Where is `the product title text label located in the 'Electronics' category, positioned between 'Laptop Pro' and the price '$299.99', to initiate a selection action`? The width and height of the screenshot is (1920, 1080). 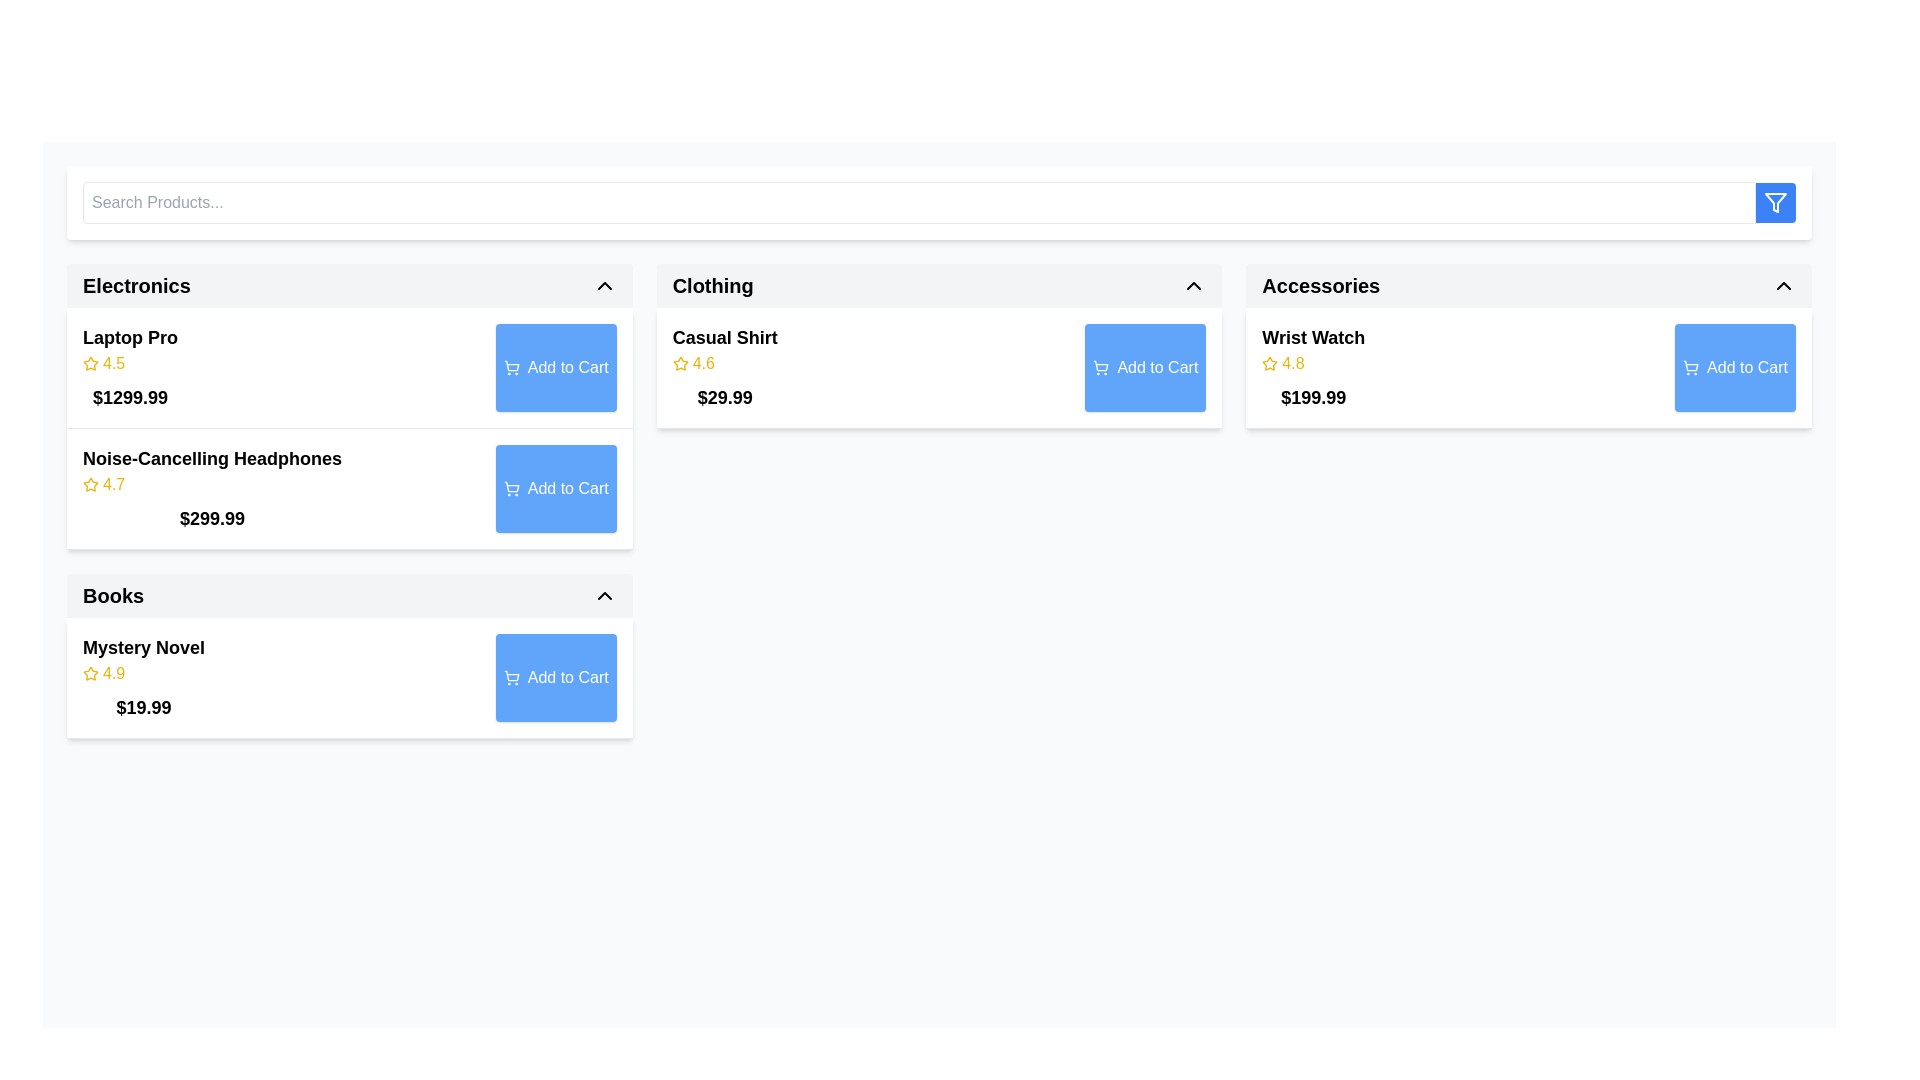
the product title text label located in the 'Electronics' category, positioned between 'Laptop Pro' and the price '$299.99', to initiate a selection action is located at coordinates (211, 459).